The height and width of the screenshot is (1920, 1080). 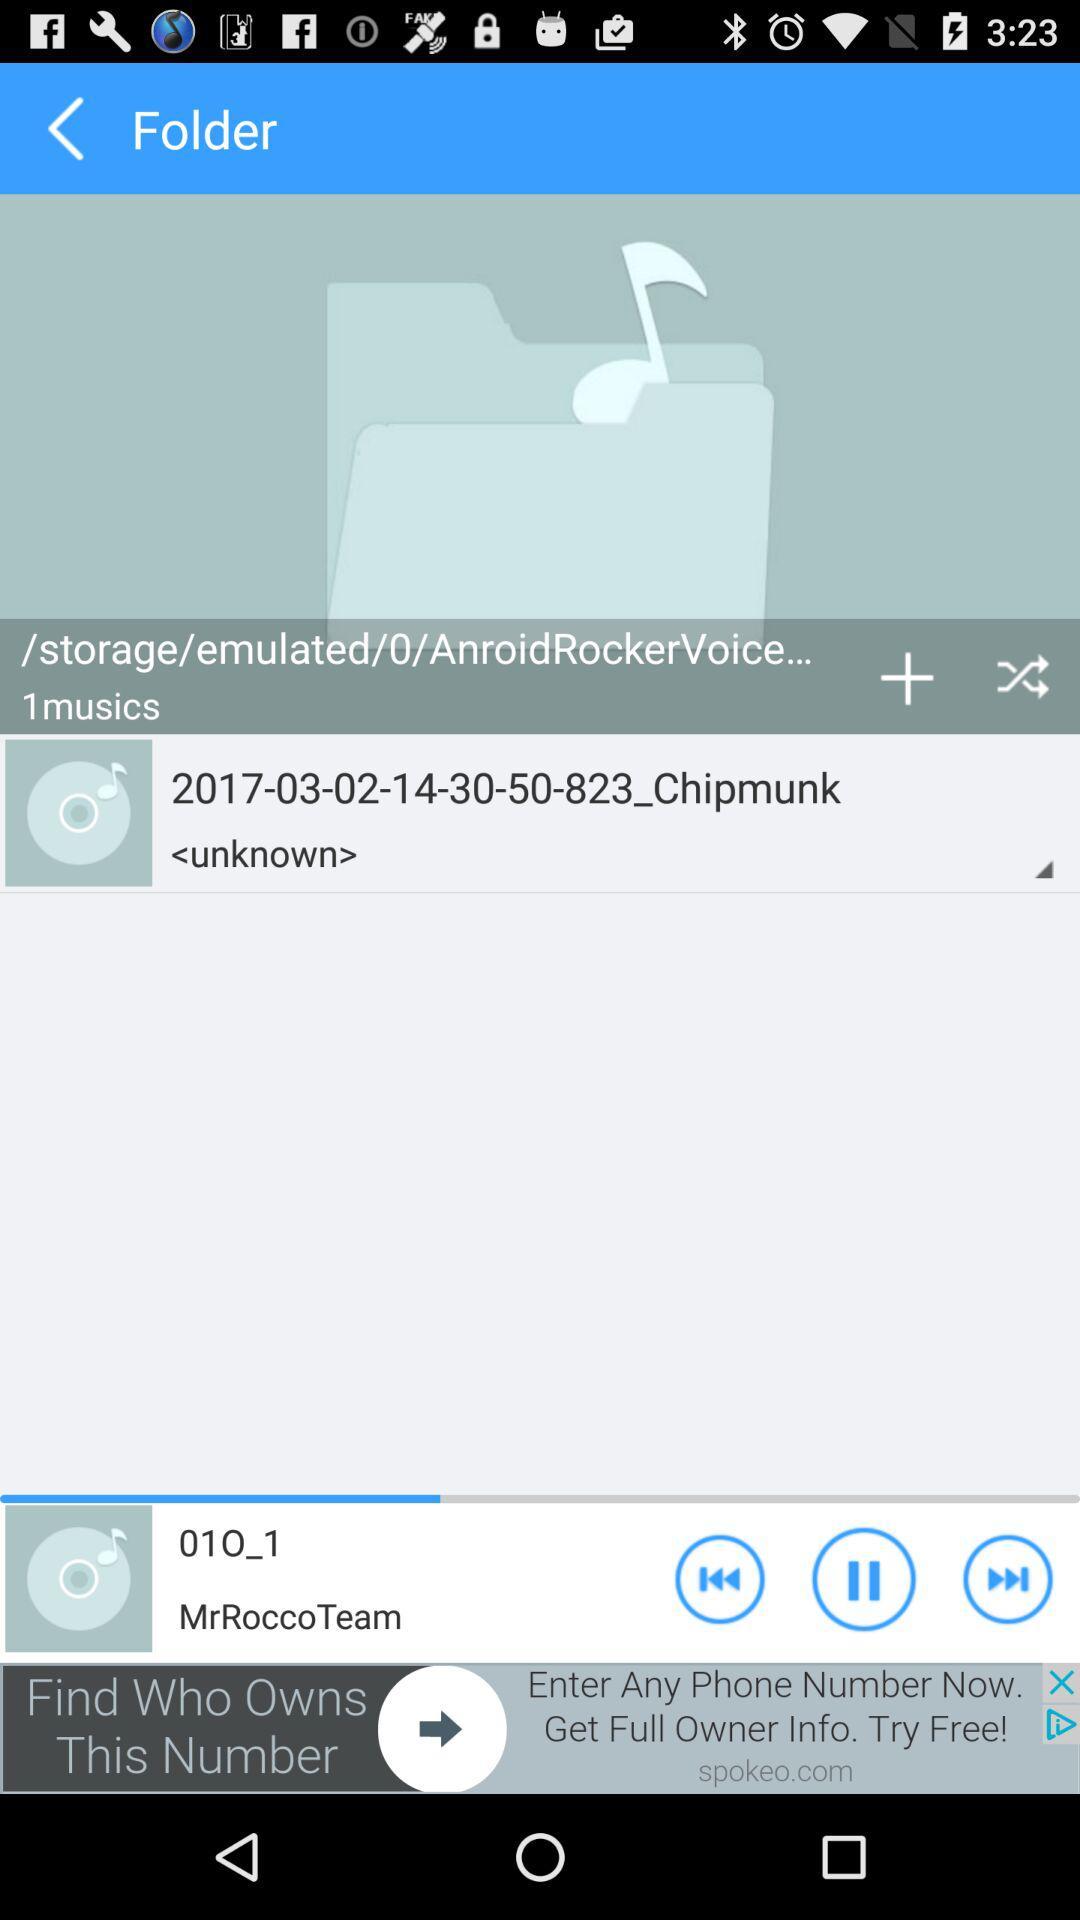 What do you see at coordinates (1007, 1577) in the screenshot?
I see `forward option` at bounding box center [1007, 1577].